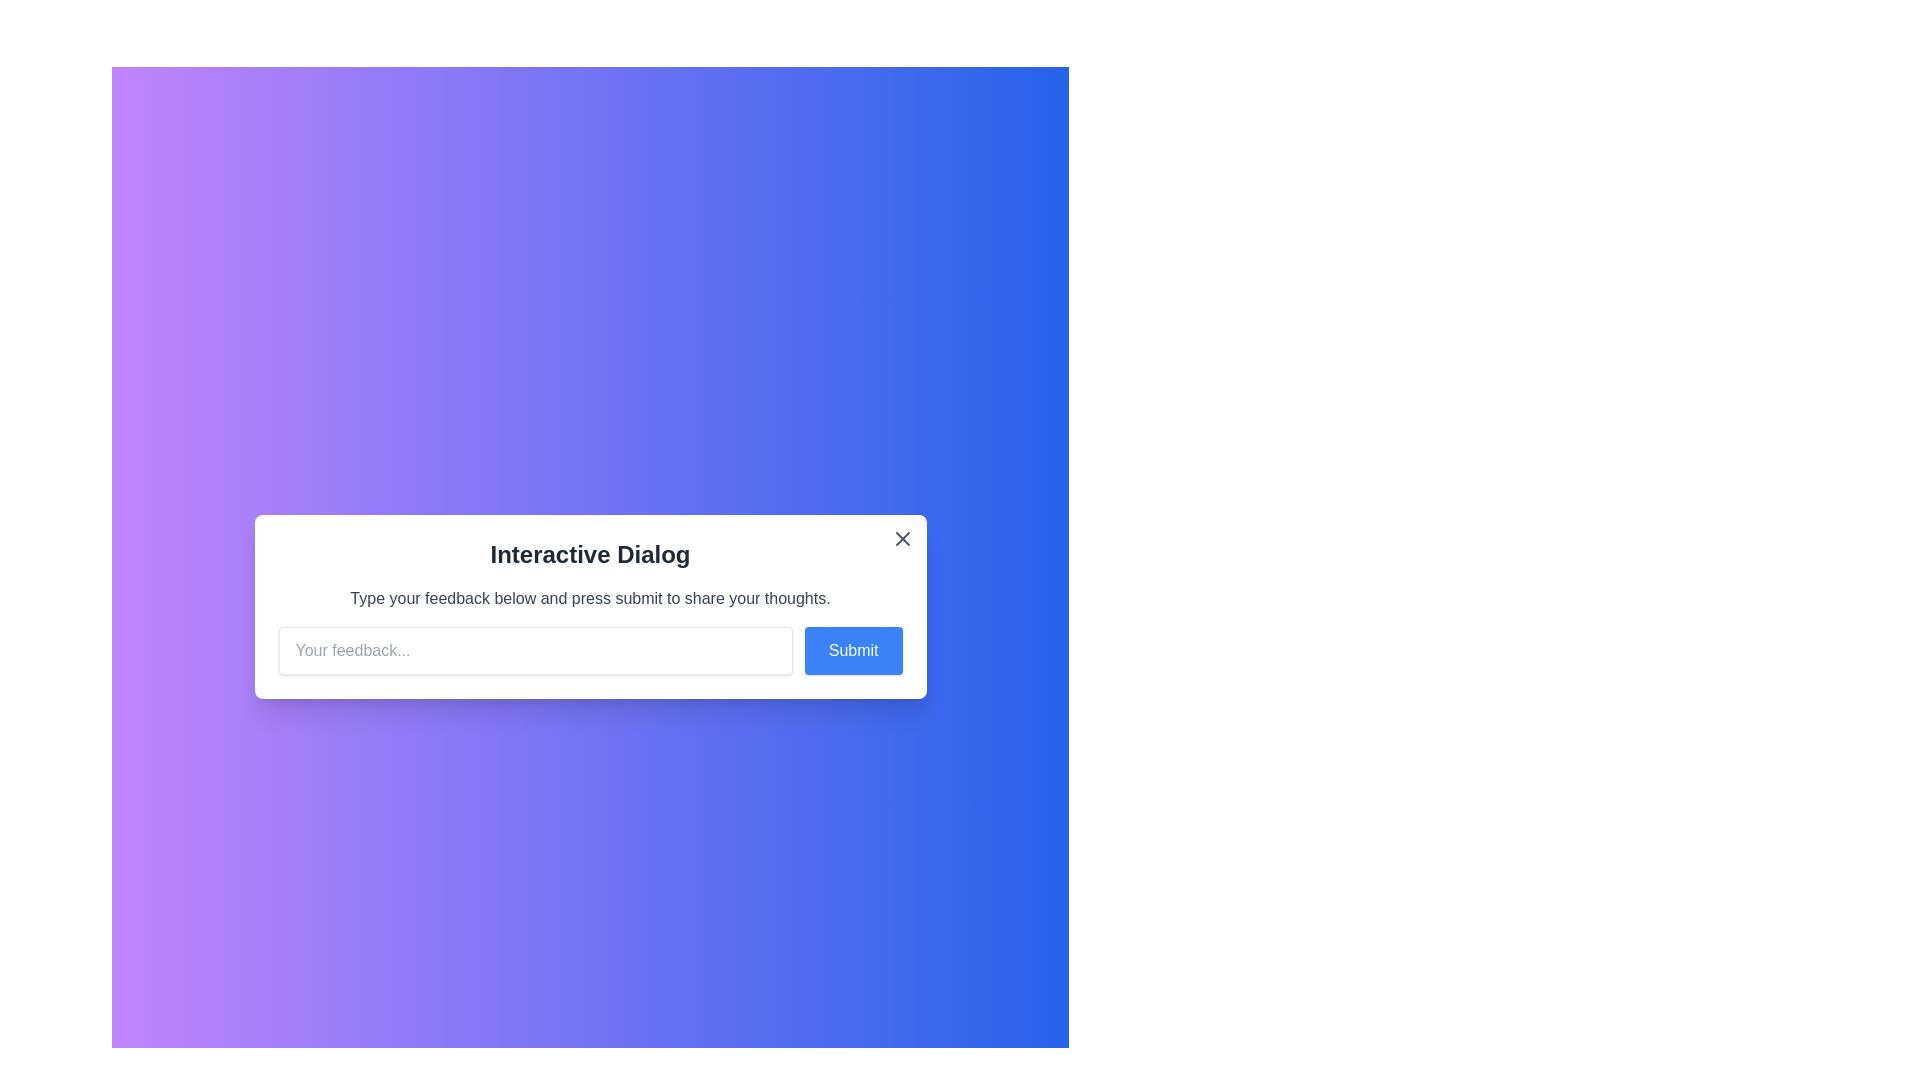  I want to click on submit button to submit the feedback, so click(853, 651).